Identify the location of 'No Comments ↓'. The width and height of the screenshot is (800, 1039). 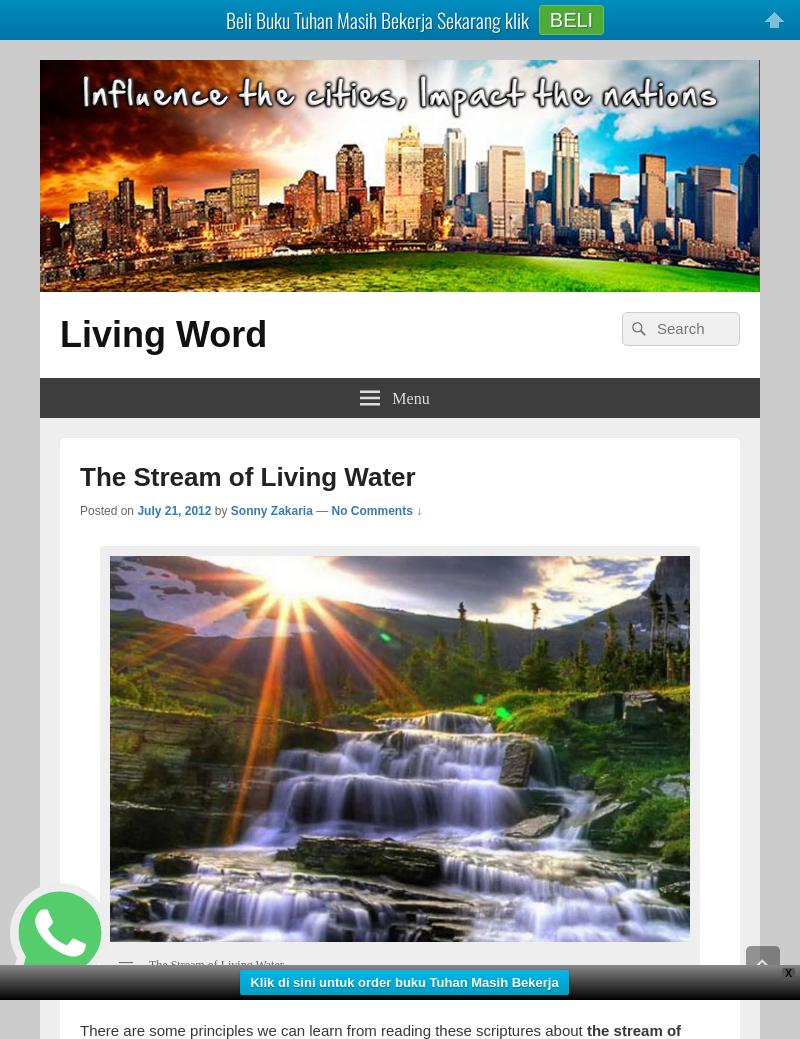
(375, 509).